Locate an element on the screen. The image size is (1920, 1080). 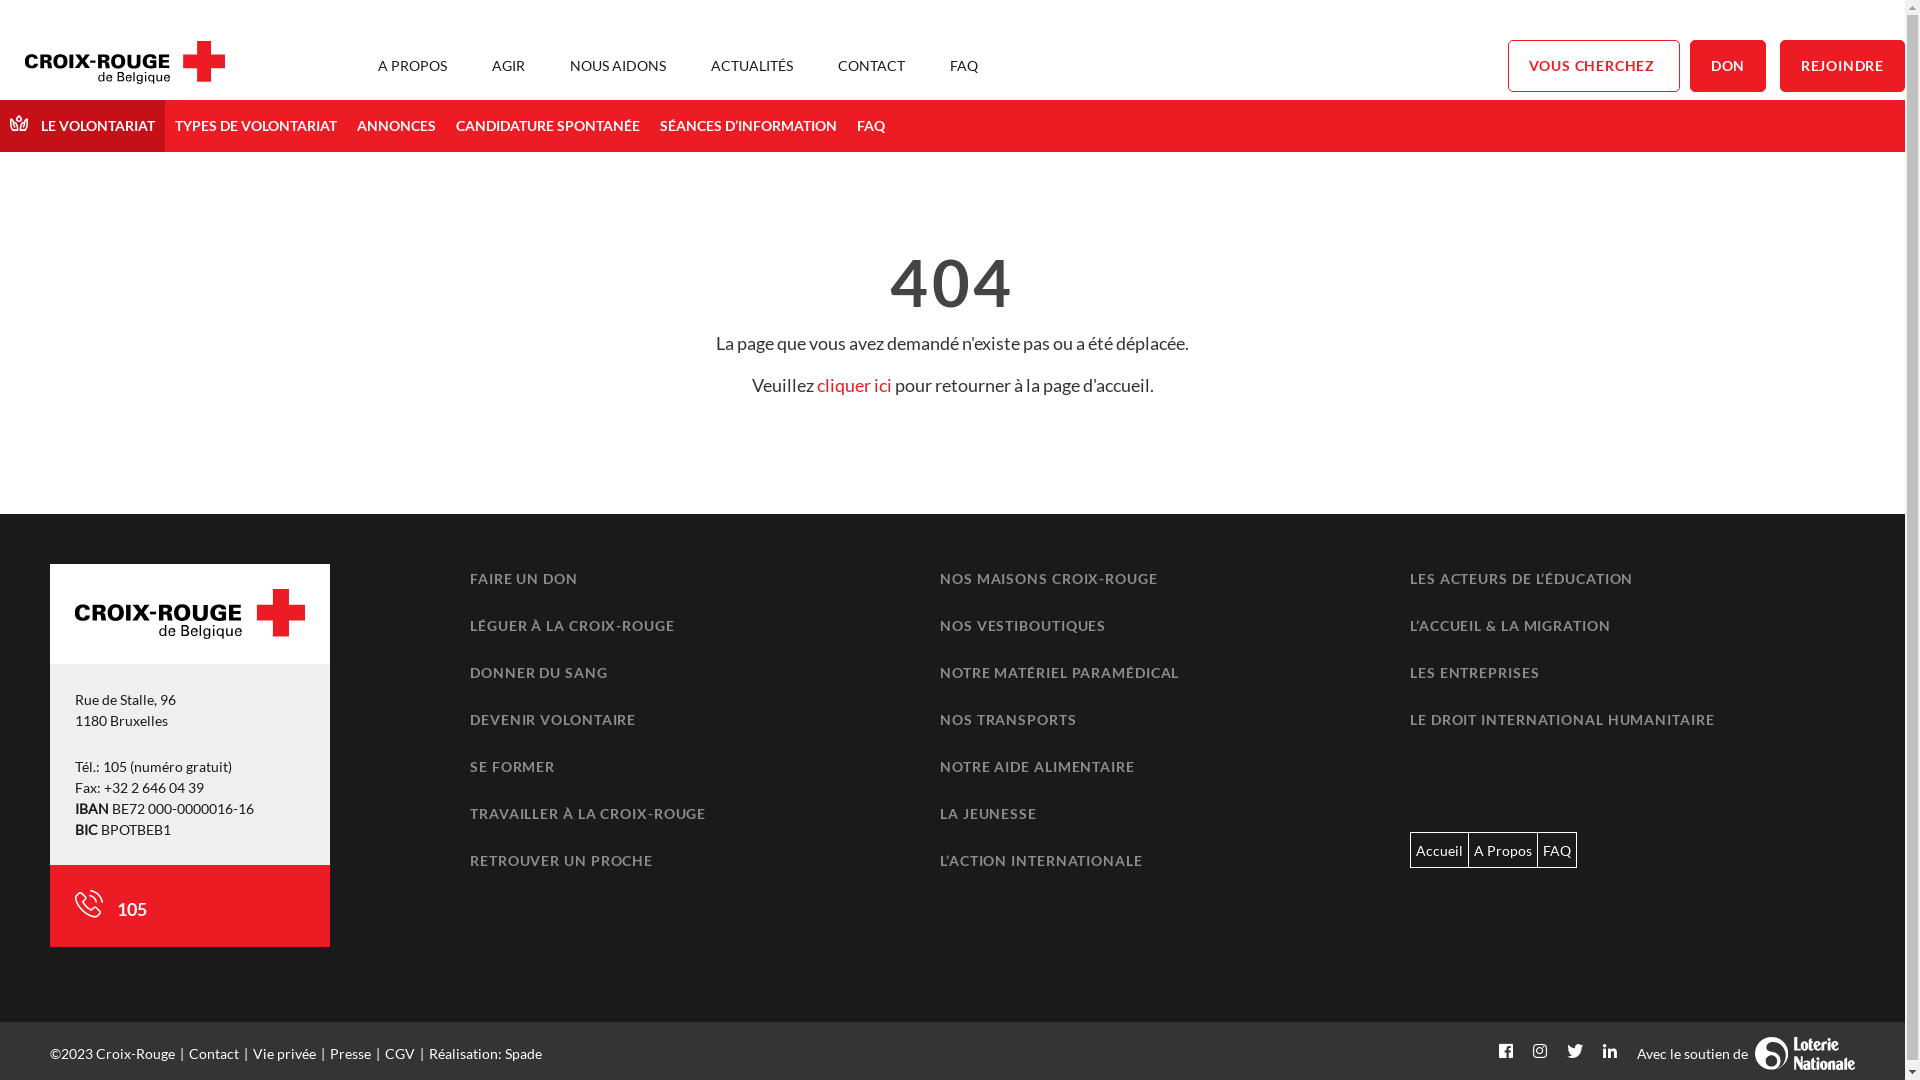
'FAQ' is located at coordinates (1541, 850).